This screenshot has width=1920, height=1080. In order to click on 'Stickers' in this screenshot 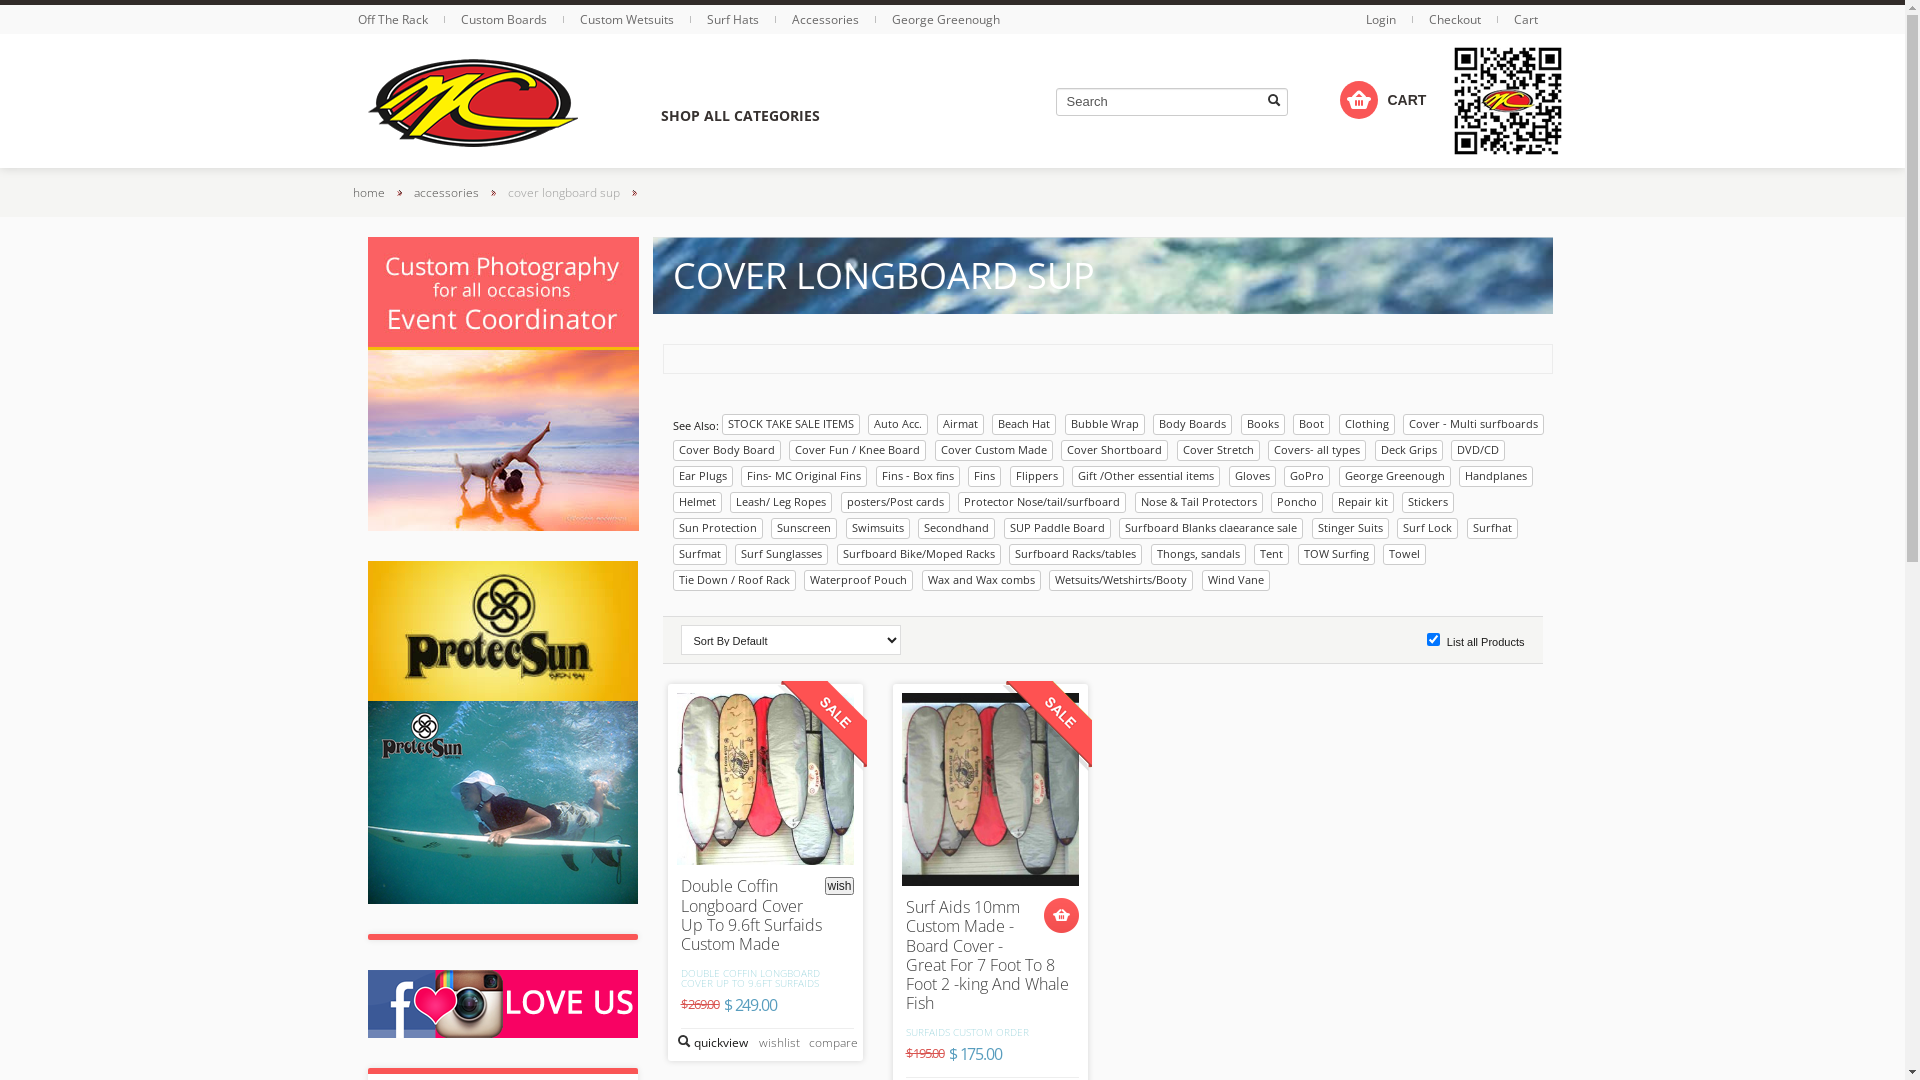, I will do `click(1427, 501)`.